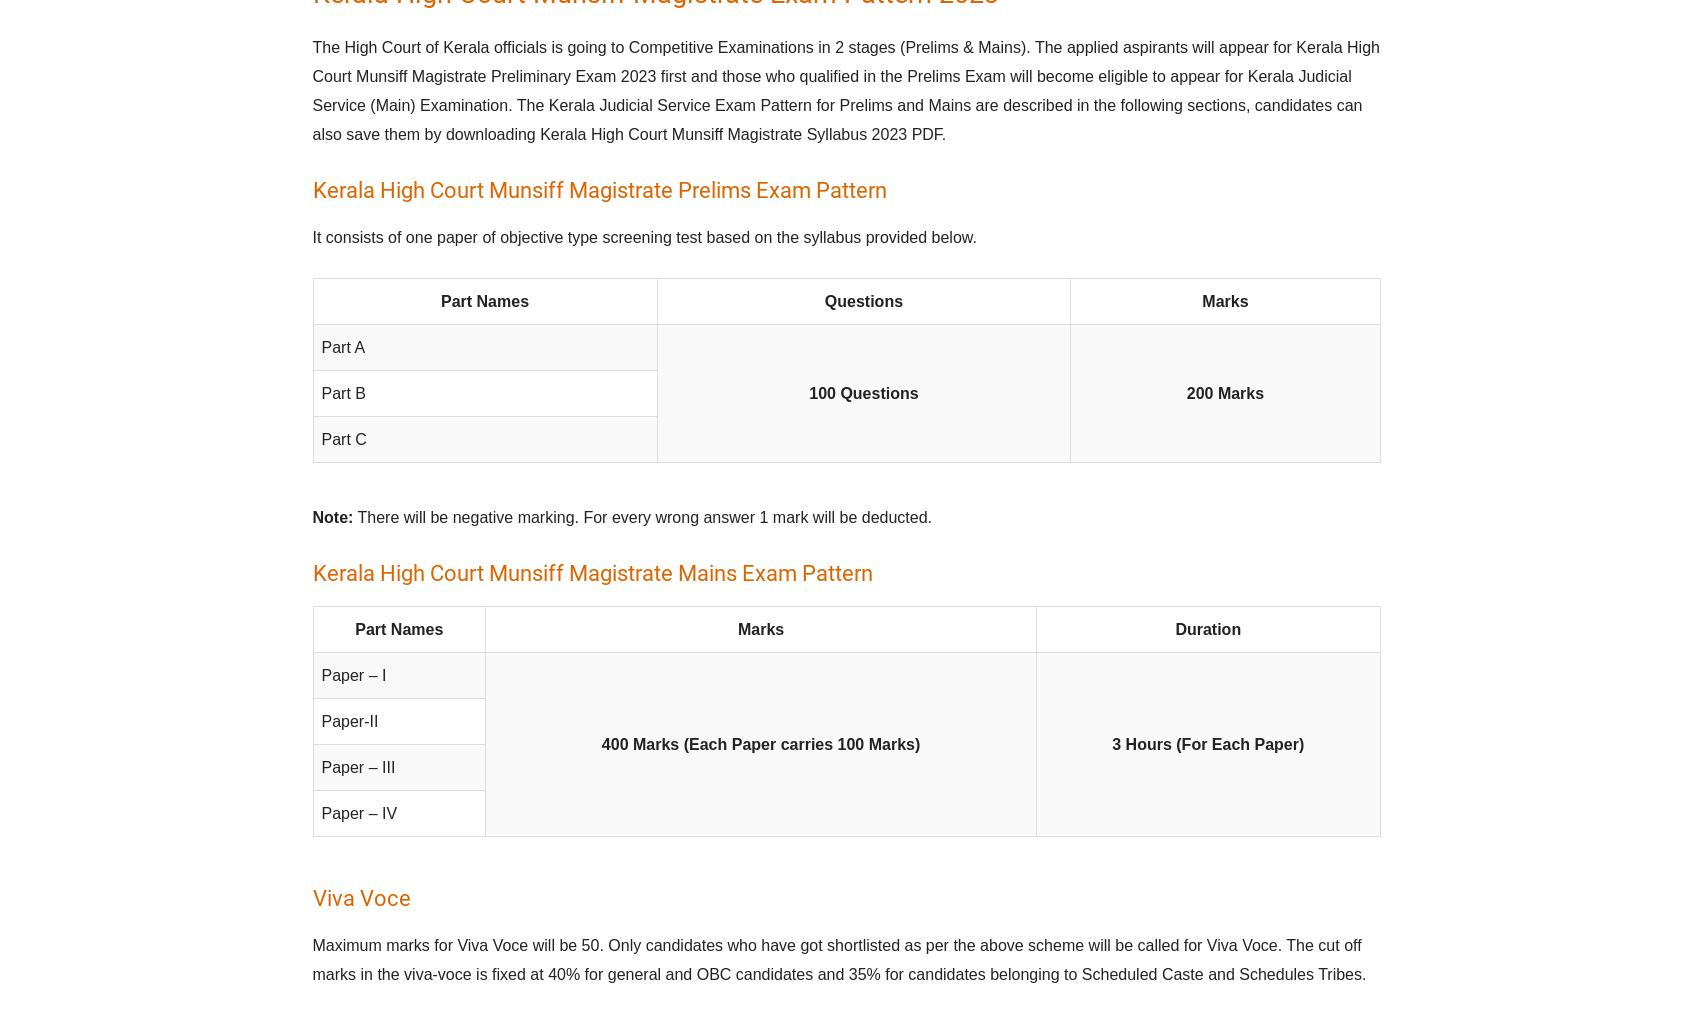 Image resolution: width=1693 pixels, height=1019 pixels. What do you see at coordinates (644, 237) in the screenshot?
I see `'It consists of one paper of objective type screening test based on the syllabus provided below.'` at bounding box center [644, 237].